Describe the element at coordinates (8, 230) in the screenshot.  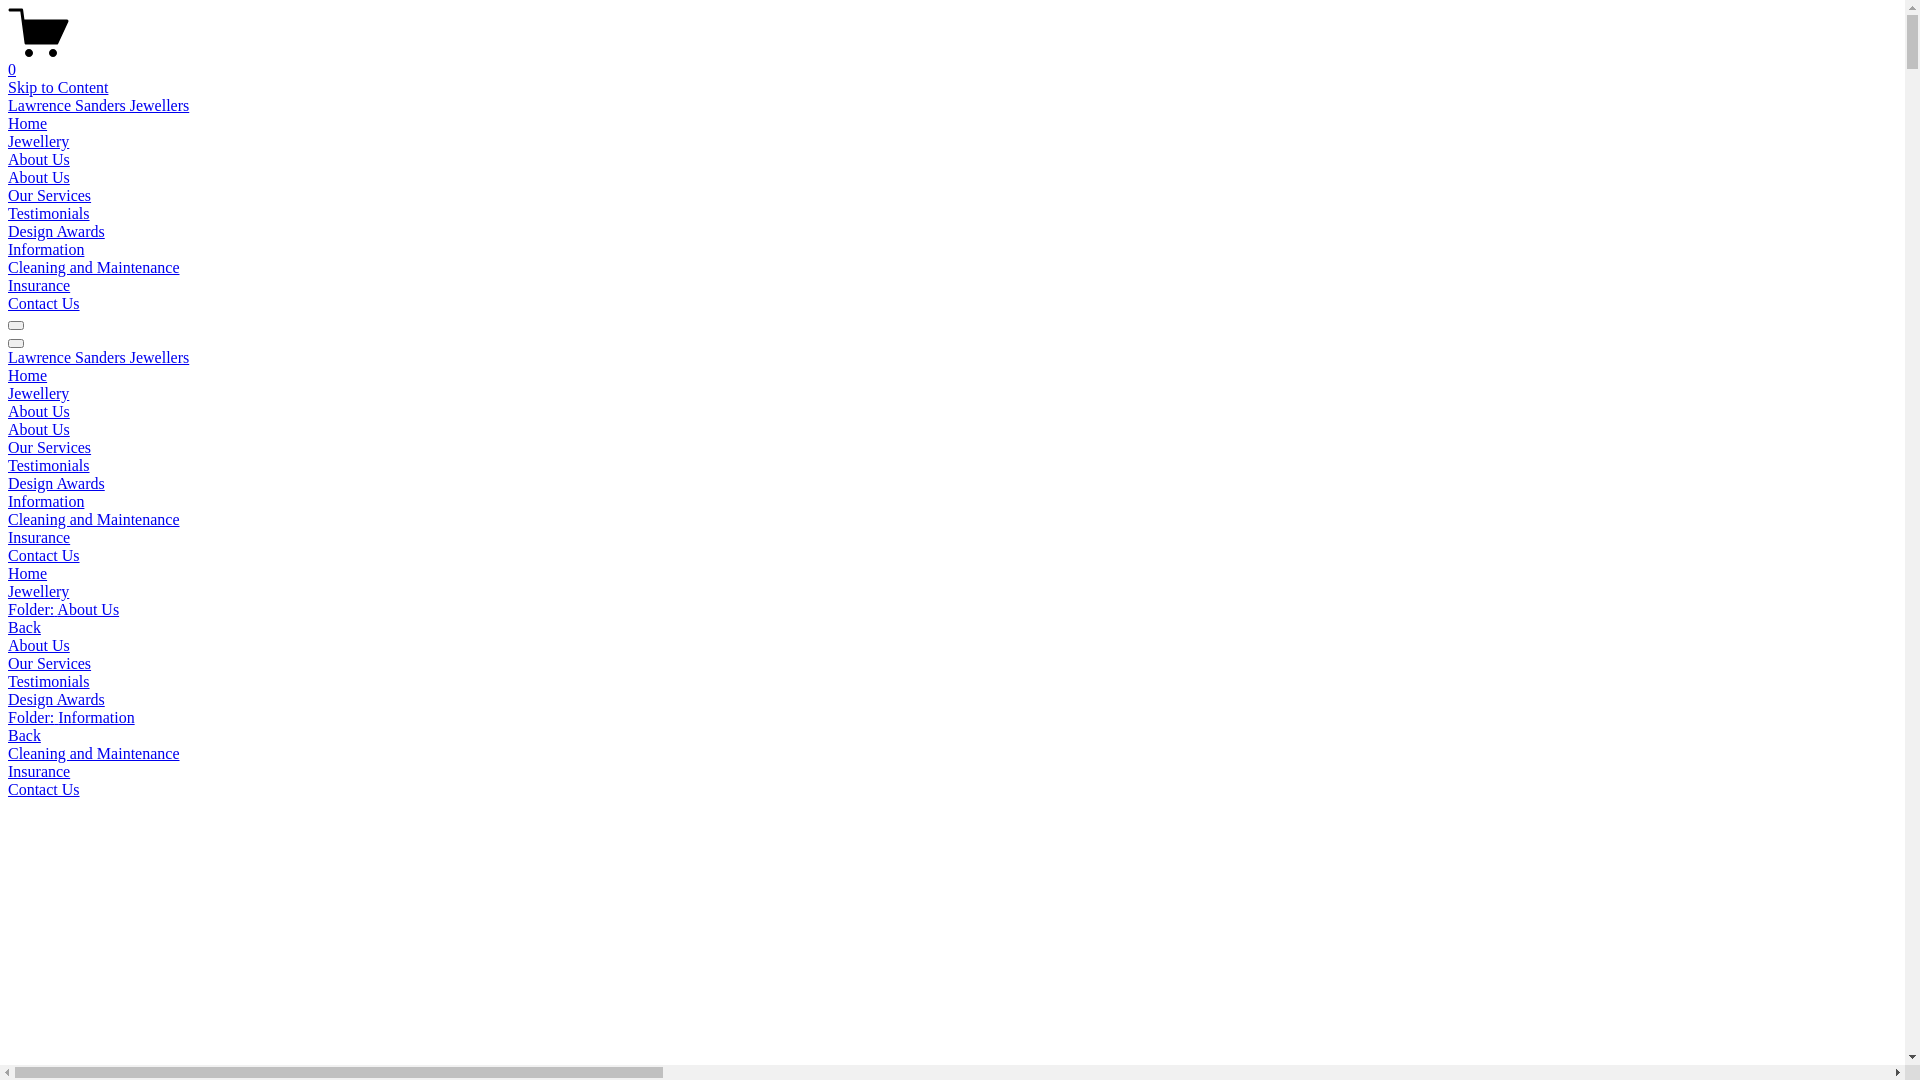
I see `'Design Awards'` at that location.